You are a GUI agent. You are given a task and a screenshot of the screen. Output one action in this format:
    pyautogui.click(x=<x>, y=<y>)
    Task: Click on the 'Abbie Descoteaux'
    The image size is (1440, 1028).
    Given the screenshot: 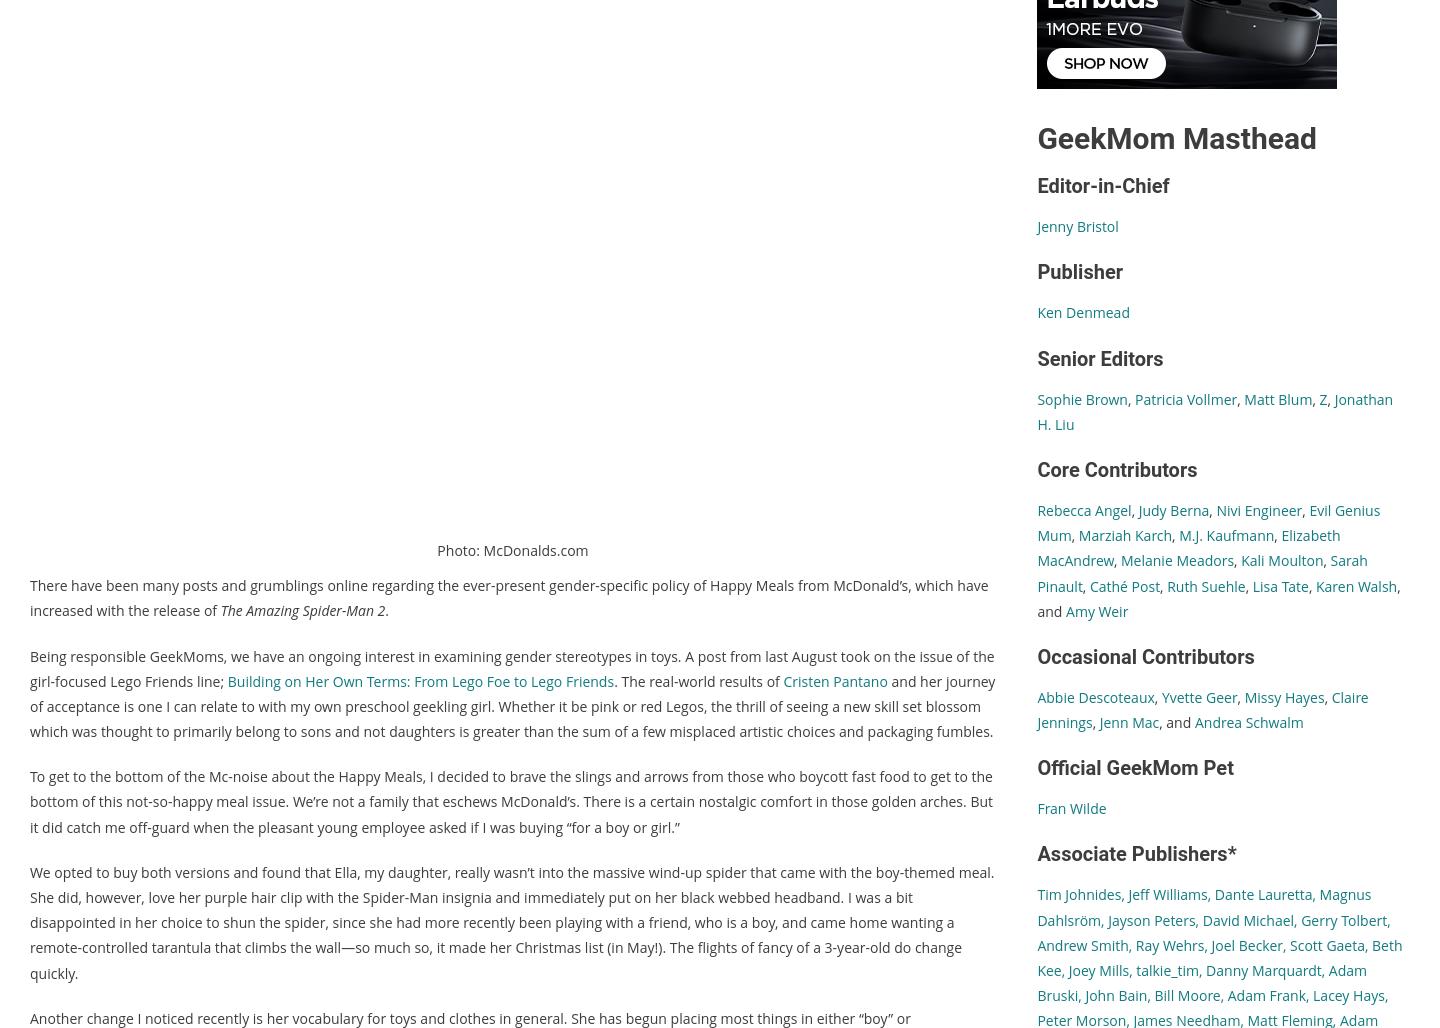 What is the action you would take?
    pyautogui.click(x=1094, y=696)
    